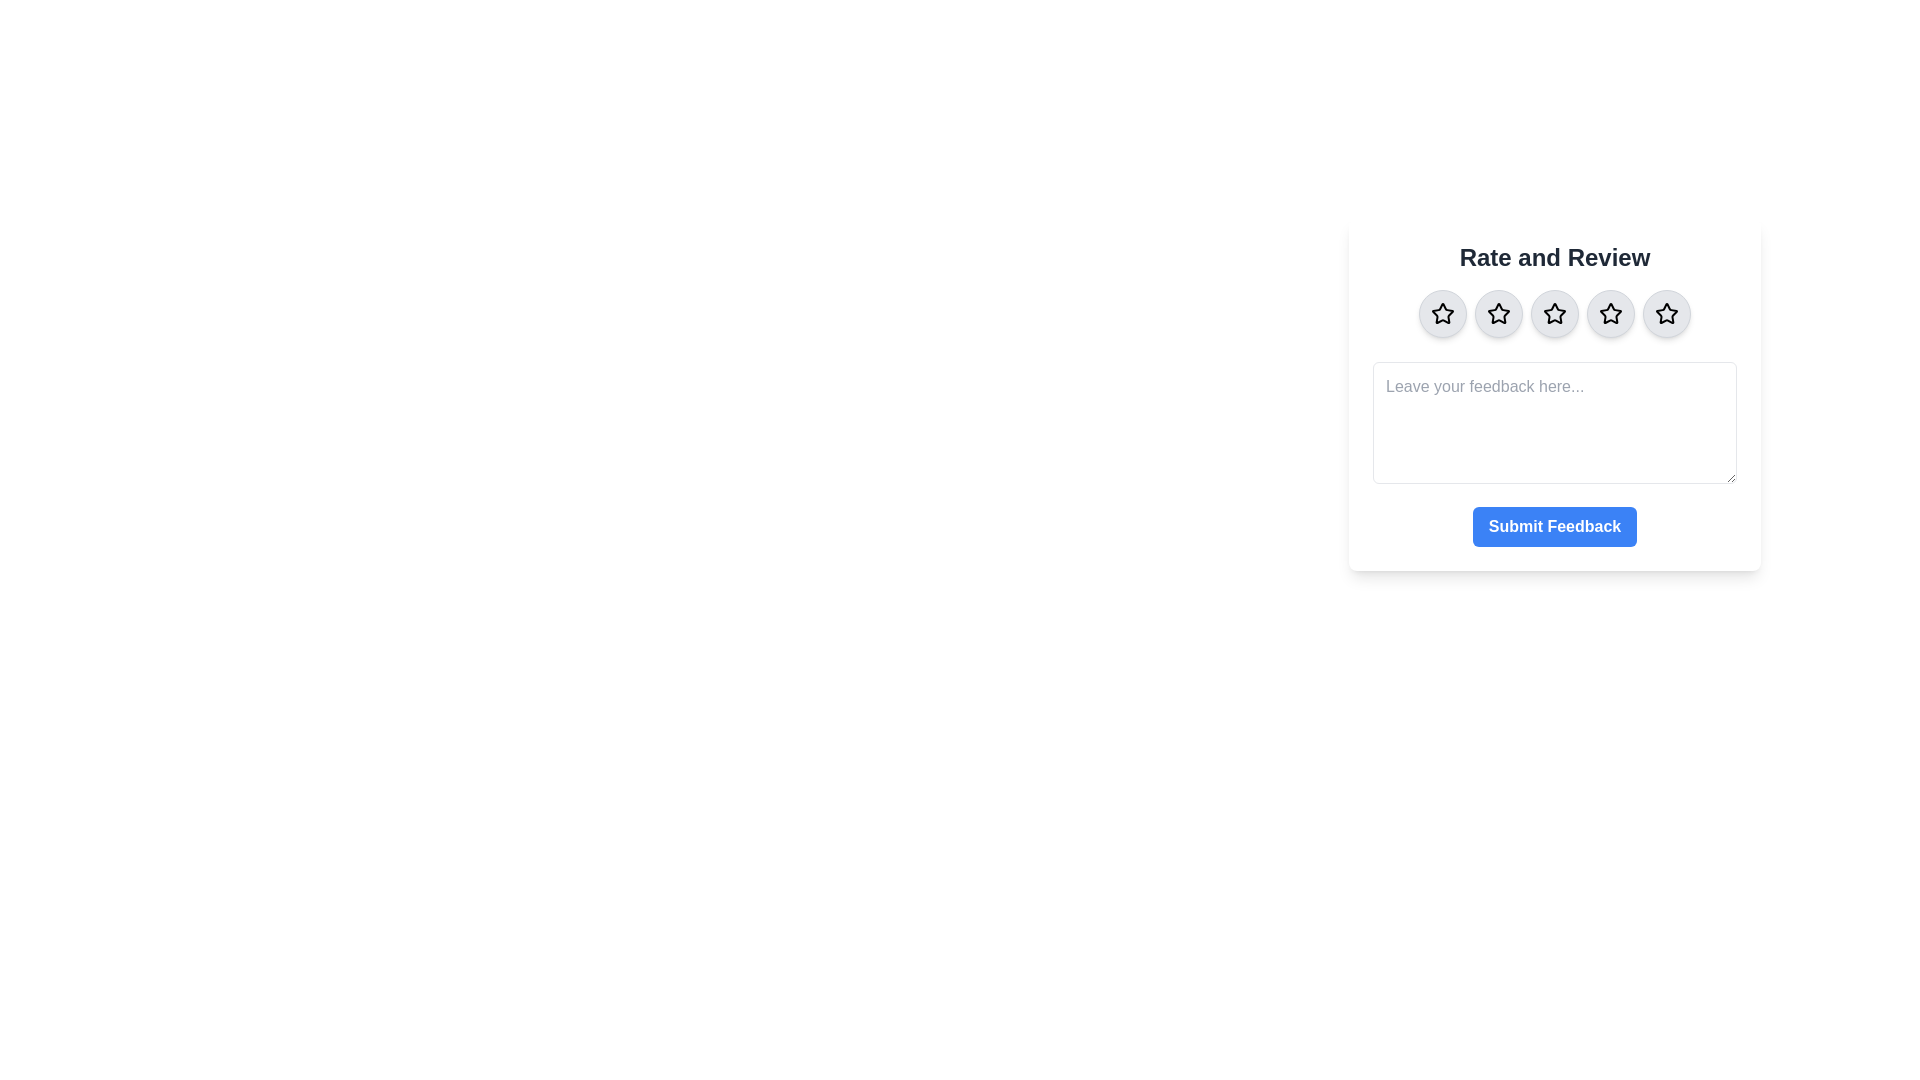 This screenshot has width=1920, height=1080. What do you see at coordinates (1443, 313) in the screenshot?
I see `the first empty star-shaped rating icon in the row` at bounding box center [1443, 313].